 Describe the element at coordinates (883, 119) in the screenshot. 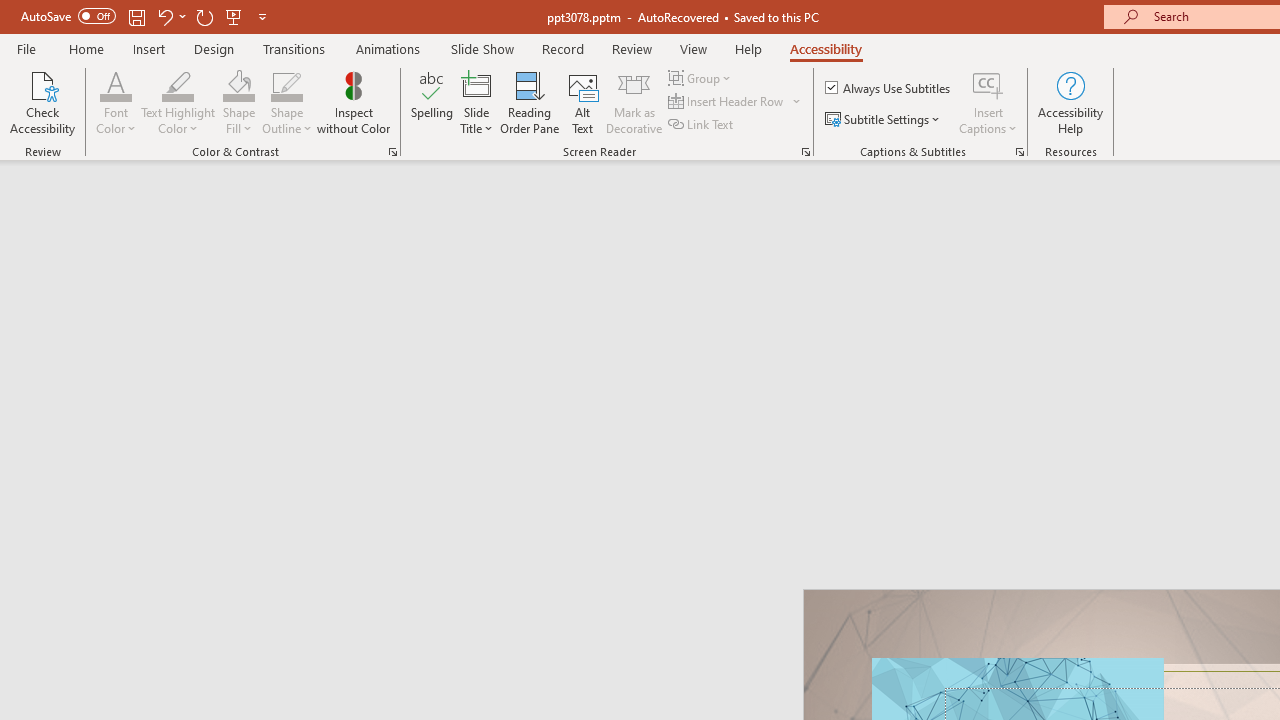

I see `'Subtitle Settings'` at that location.